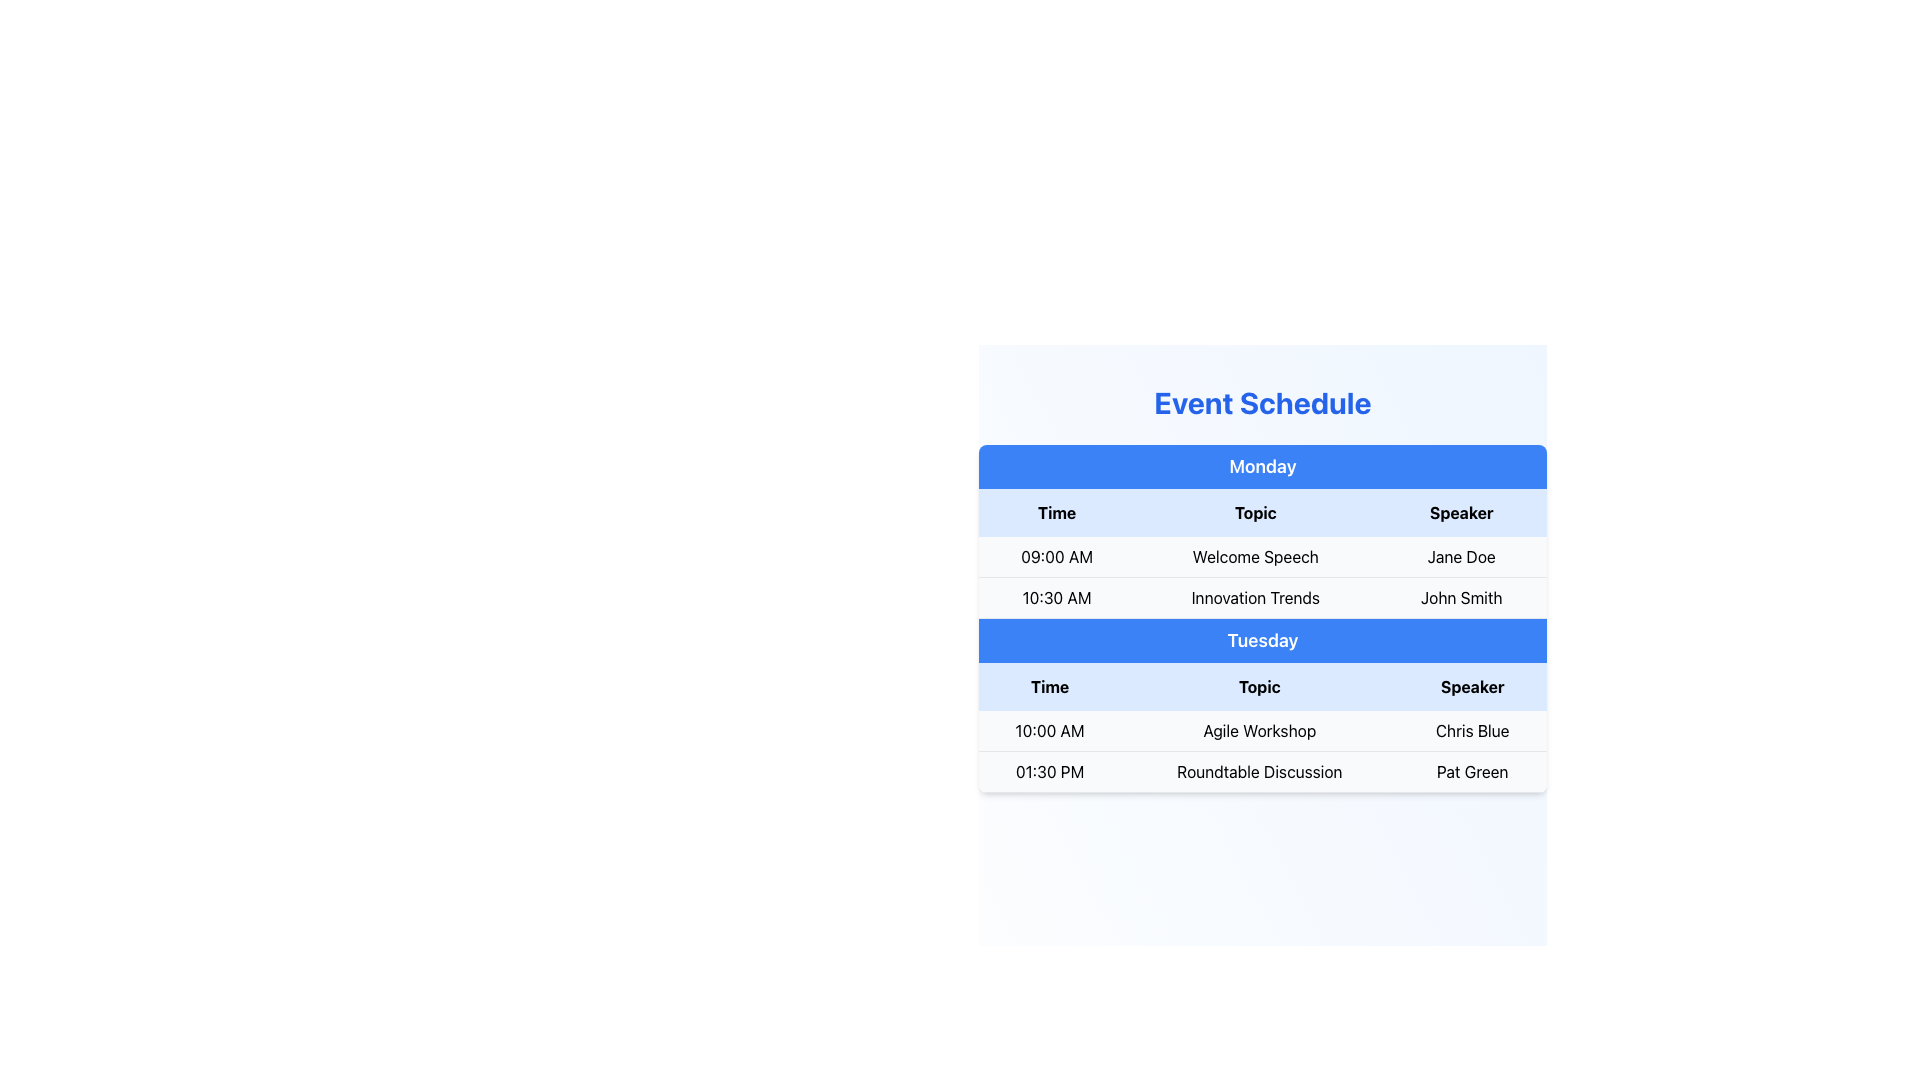 The image size is (1920, 1080). I want to click on event details displayed in the second row under the 'Tuesday' section of the table, which includes the time, topic, and speaker of the session happening at 01:30 PM, so click(1261, 770).